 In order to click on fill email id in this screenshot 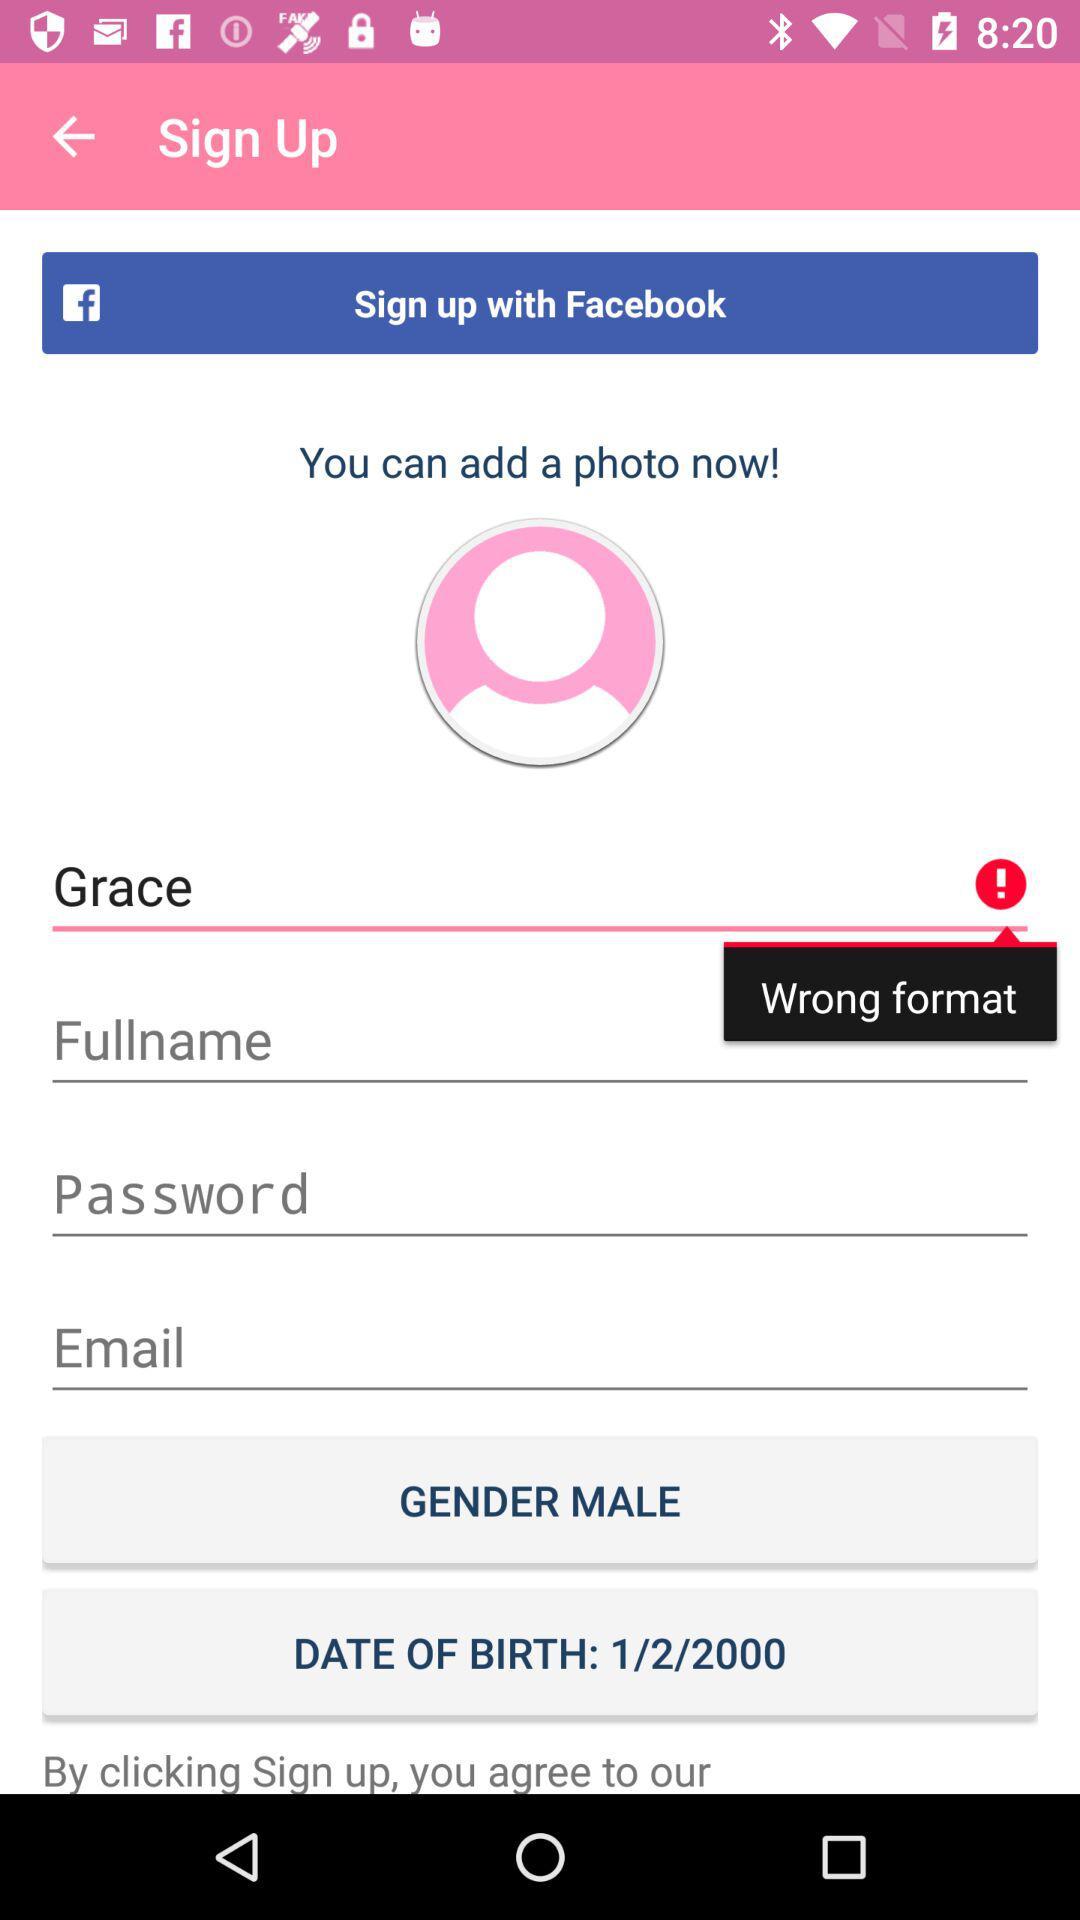, I will do `click(540, 1347)`.